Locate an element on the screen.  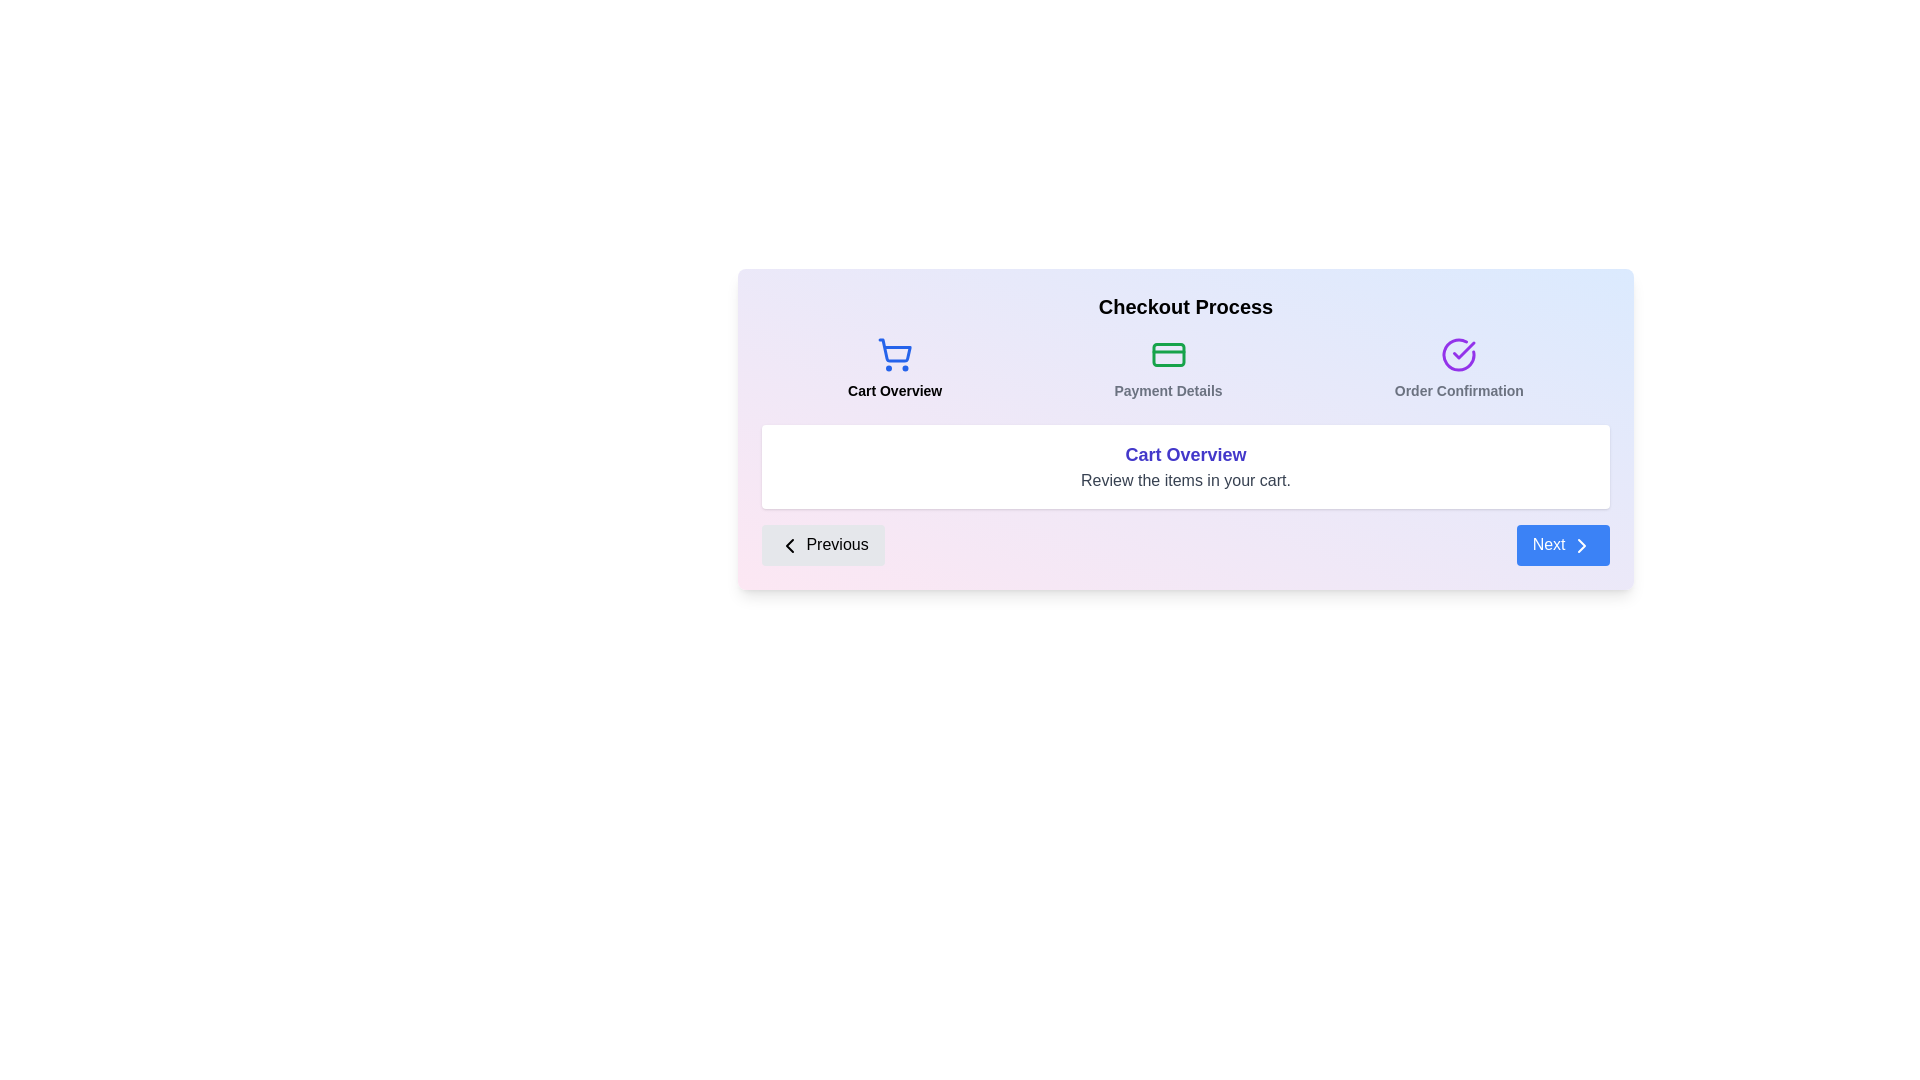
the step titled 'Order Confirmation' to inspect its details is located at coordinates (1459, 369).